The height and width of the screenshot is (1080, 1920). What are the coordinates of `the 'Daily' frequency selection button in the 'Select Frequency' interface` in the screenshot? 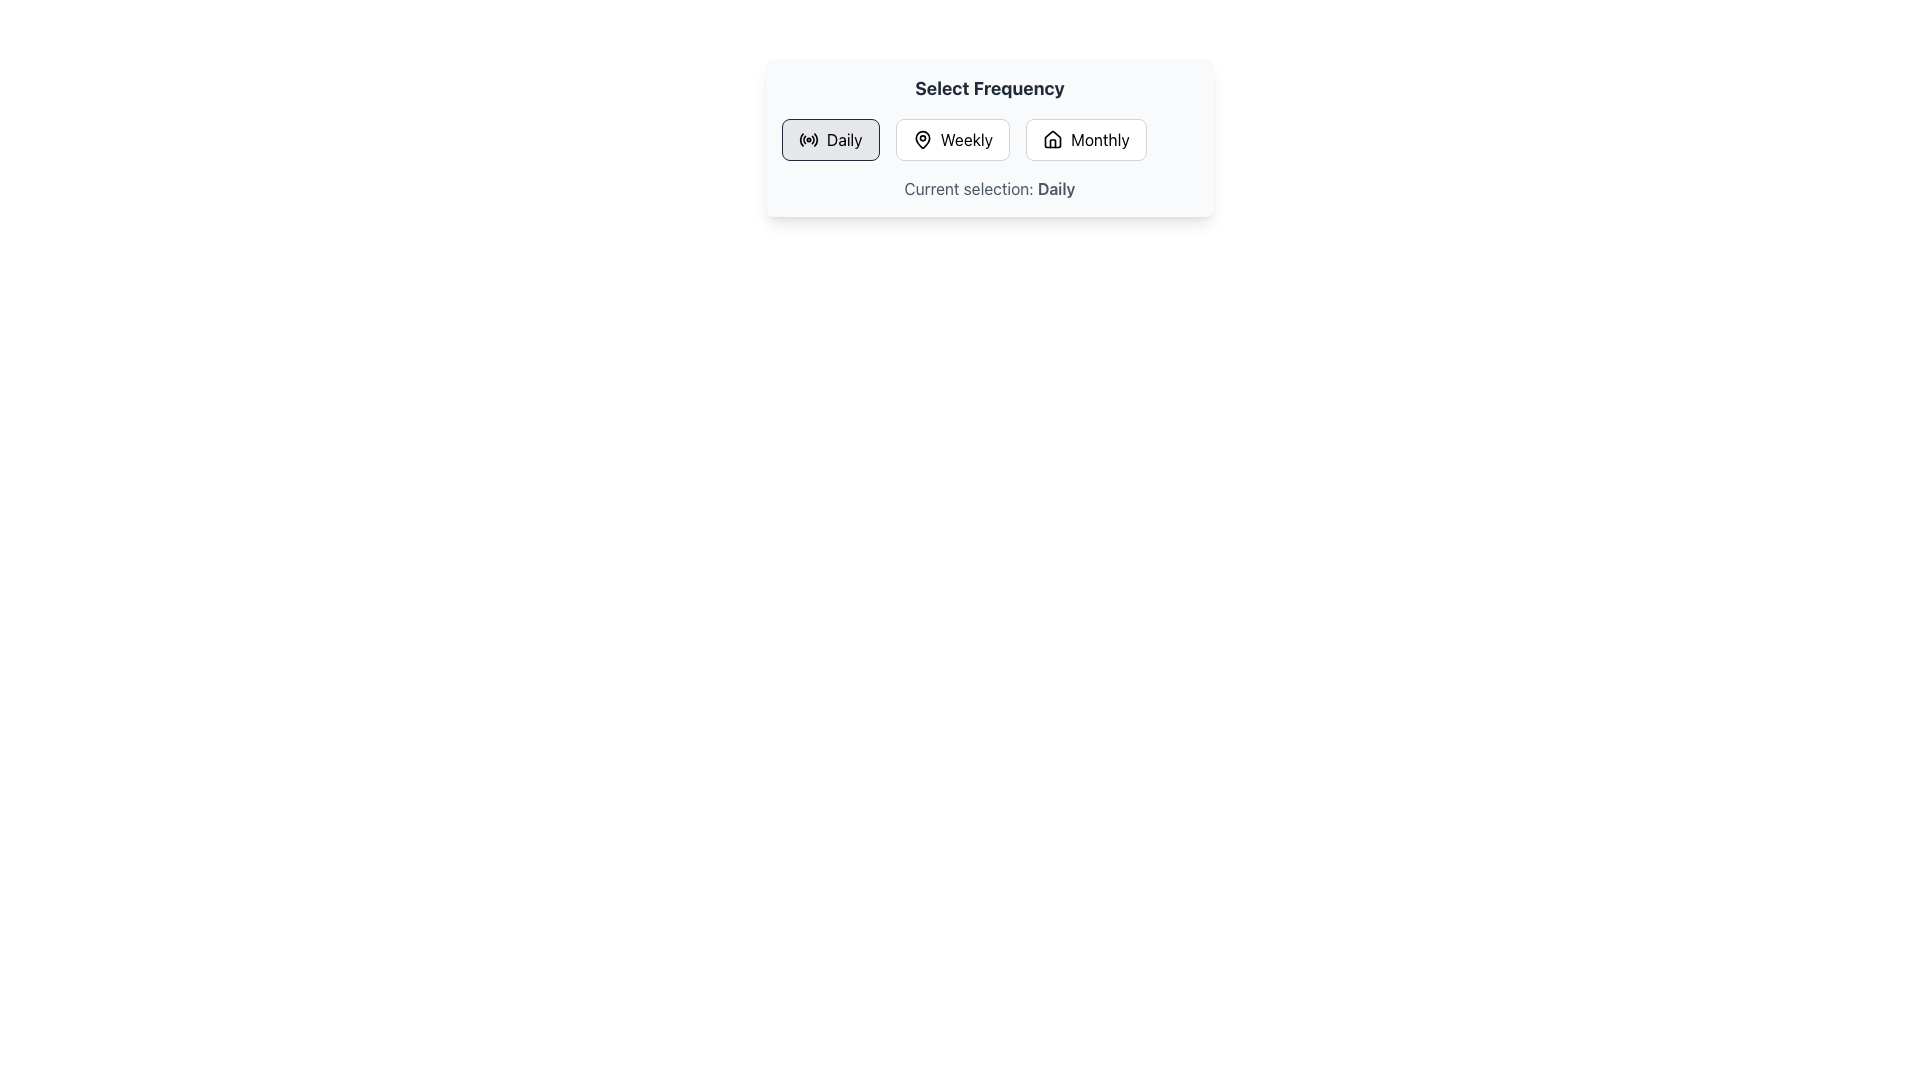 It's located at (830, 138).